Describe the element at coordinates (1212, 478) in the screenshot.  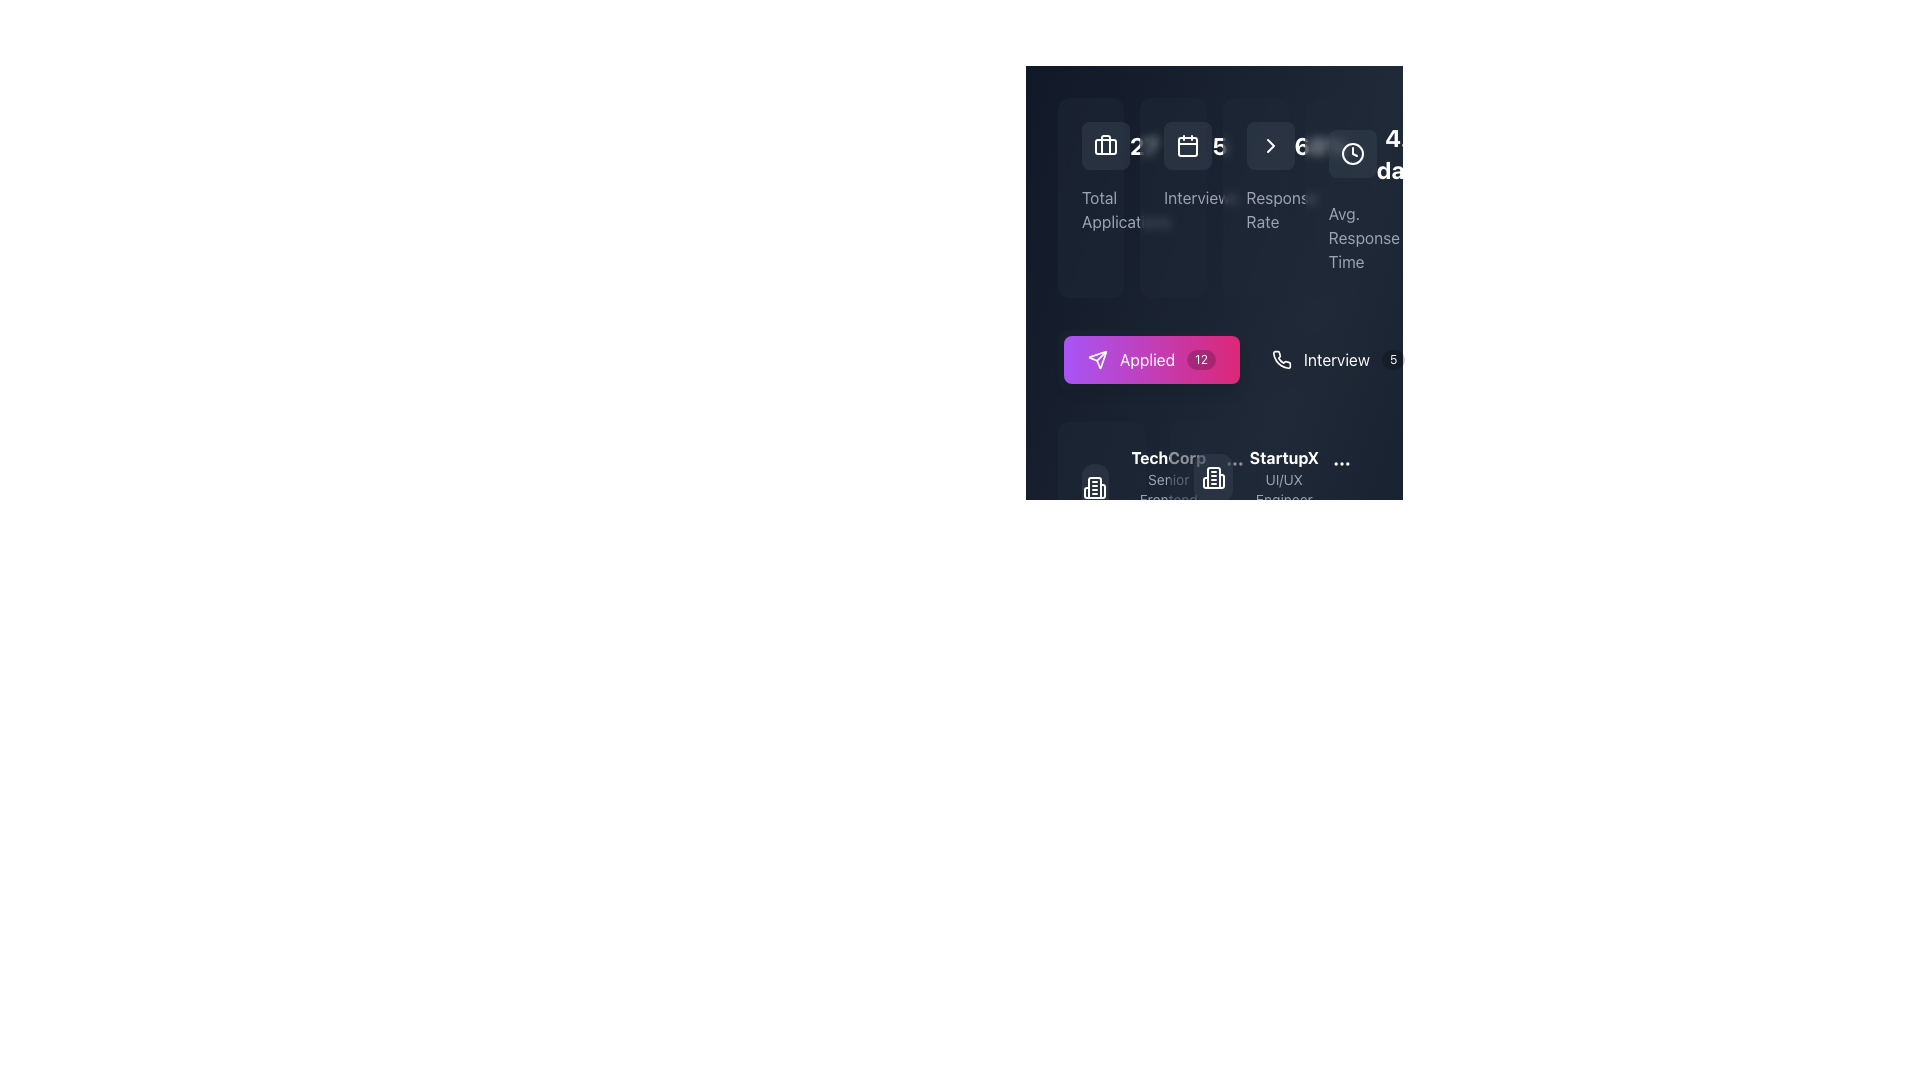
I see `the vertical rectangle element inside the building-like icon, which is part of an SVG defined by the class 'lucide lucide-building2 w-6 h-6'` at that location.